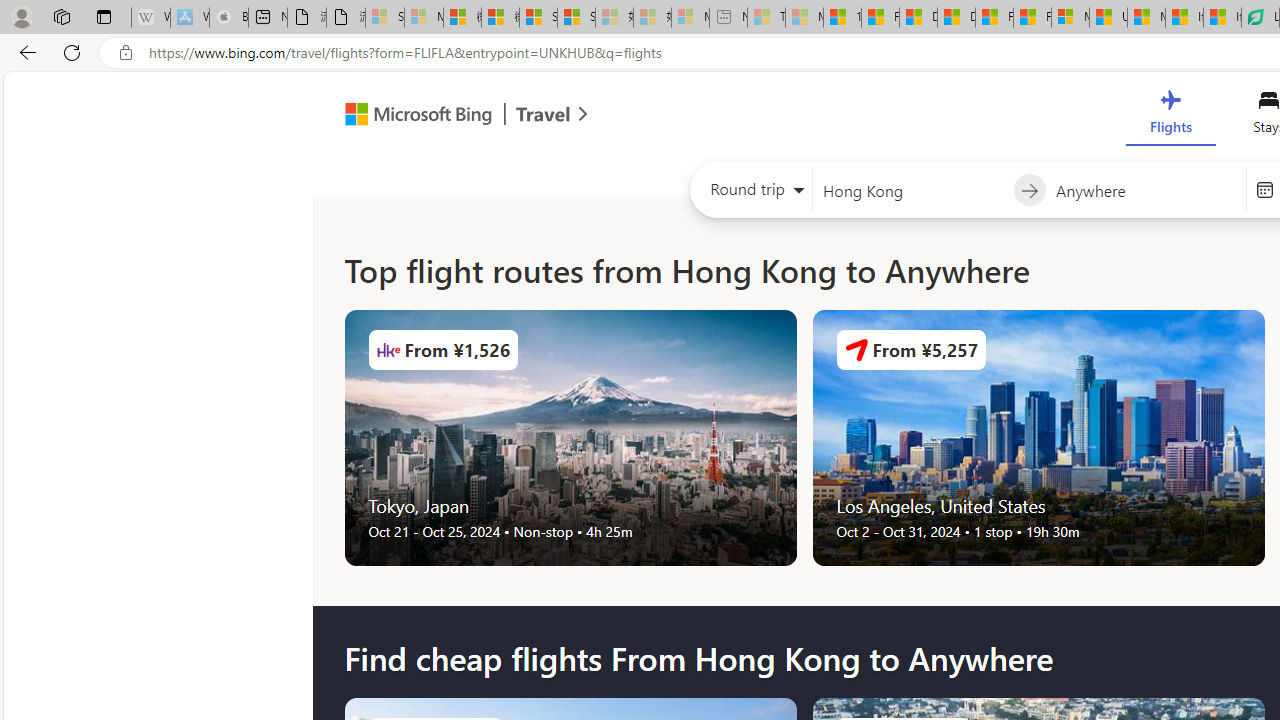 This screenshot has height=720, width=1280. I want to click on 'Class: msft-travel-logo', so click(543, 114).